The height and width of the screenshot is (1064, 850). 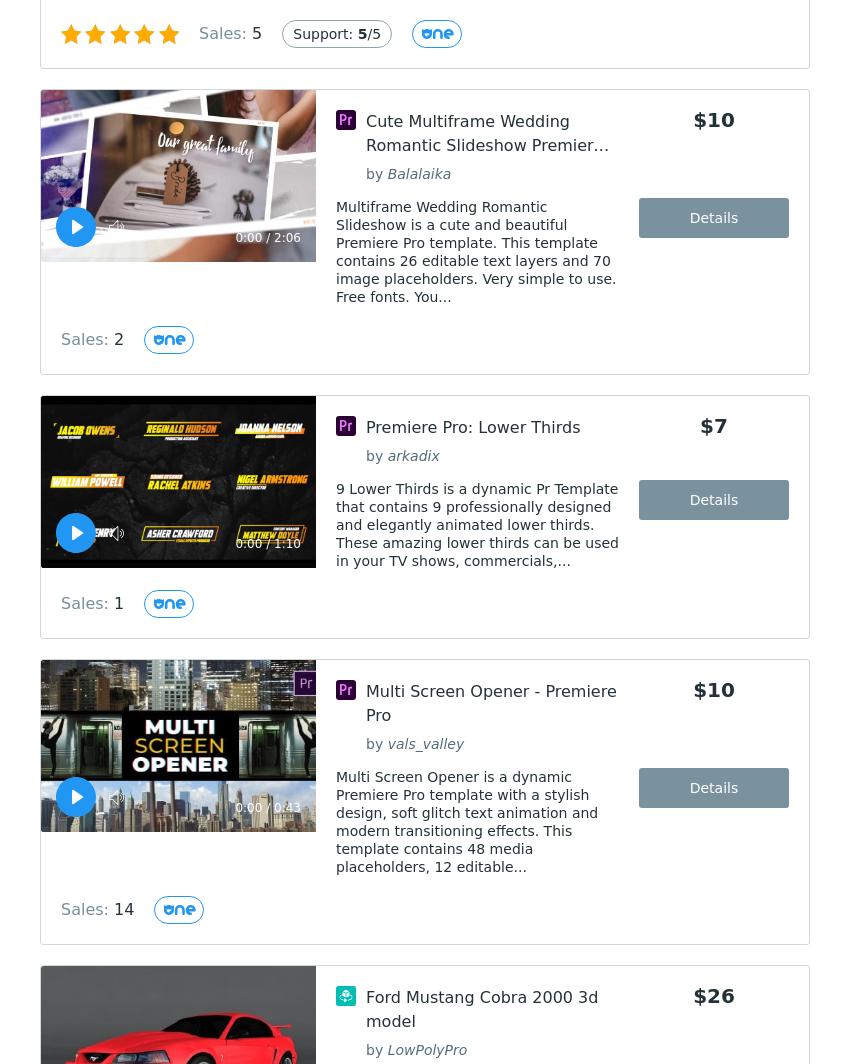 What do you see at coordinates (336, 822) in the screenshot?
I see `'Multi Screen Opener is a dynamic Premiere Pro template with a stylish design, soft glitch text animation and modern transitioning effects. This template contains 48 media placeholders, 12 editable...'` at bounding box center [336, 822].